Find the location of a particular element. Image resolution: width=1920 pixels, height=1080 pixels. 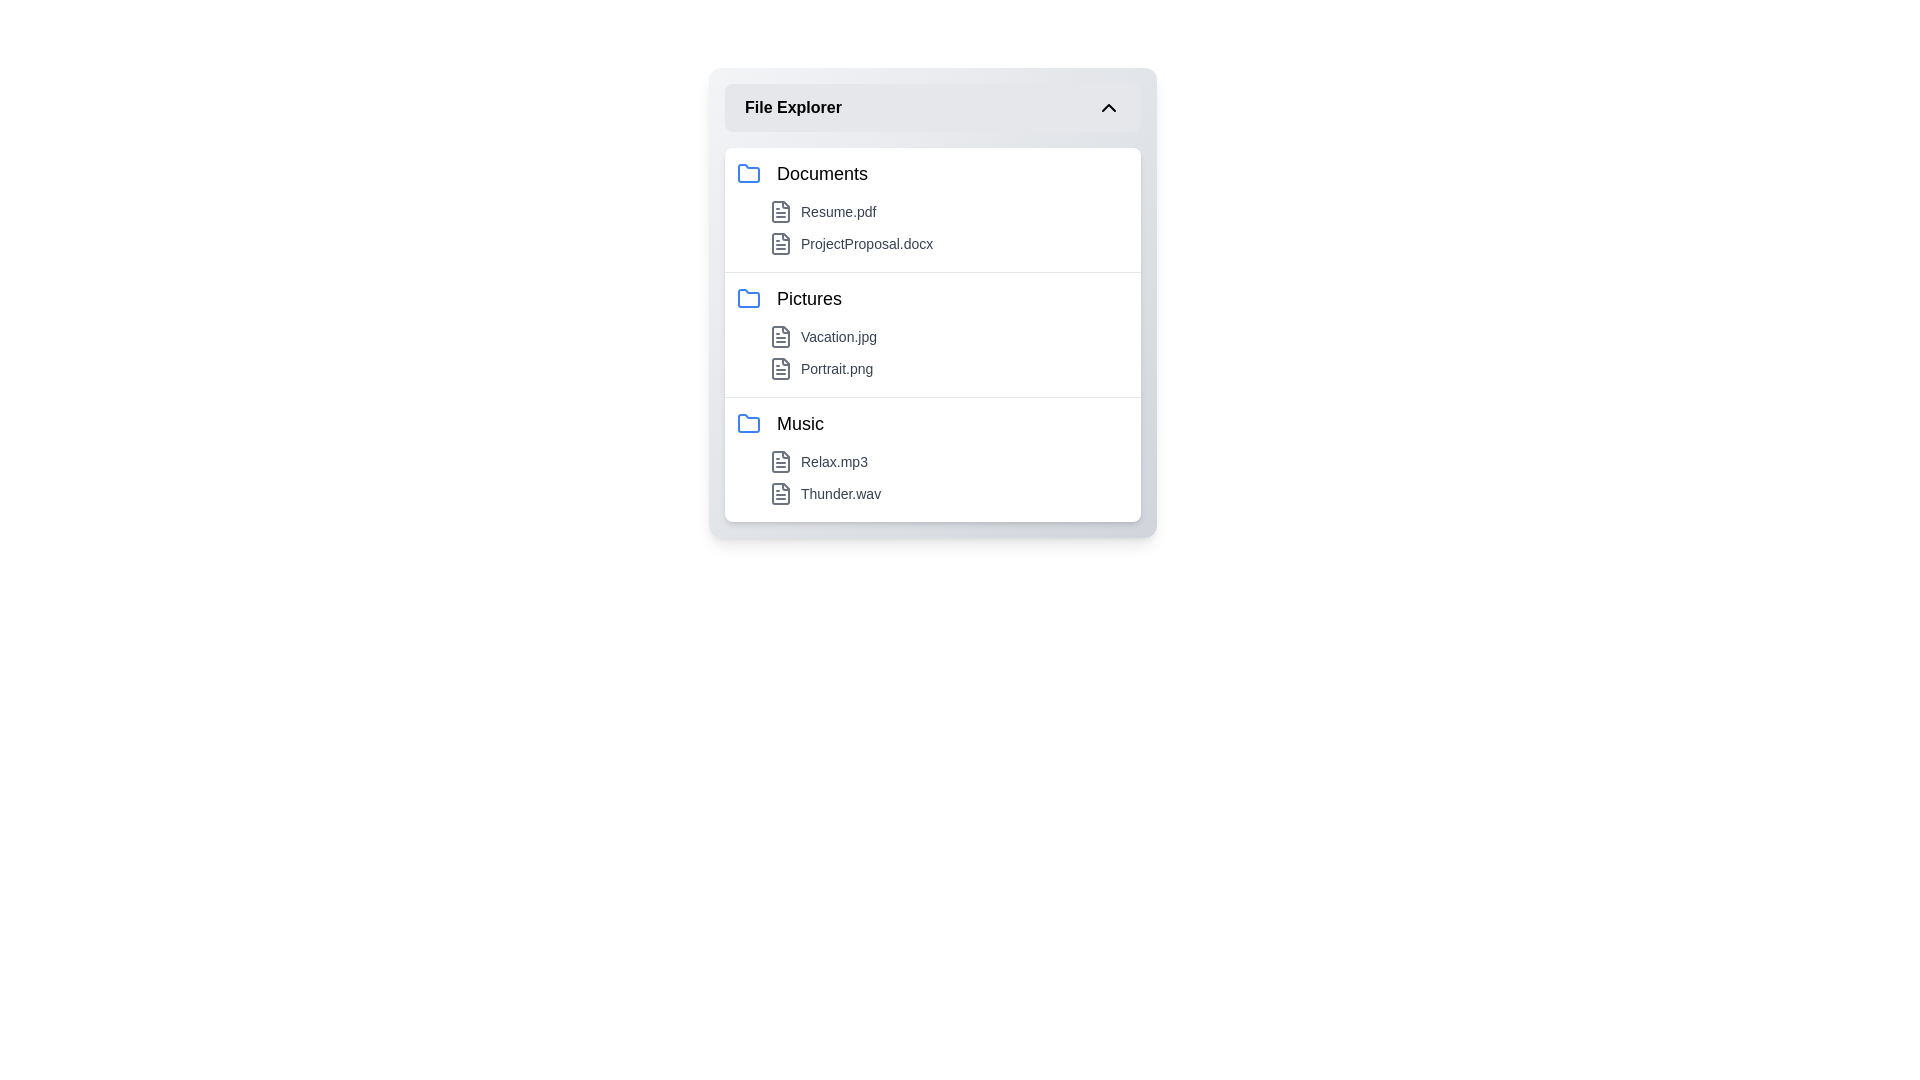

the folder named Documents to select it is located at coordinates (931, 172).